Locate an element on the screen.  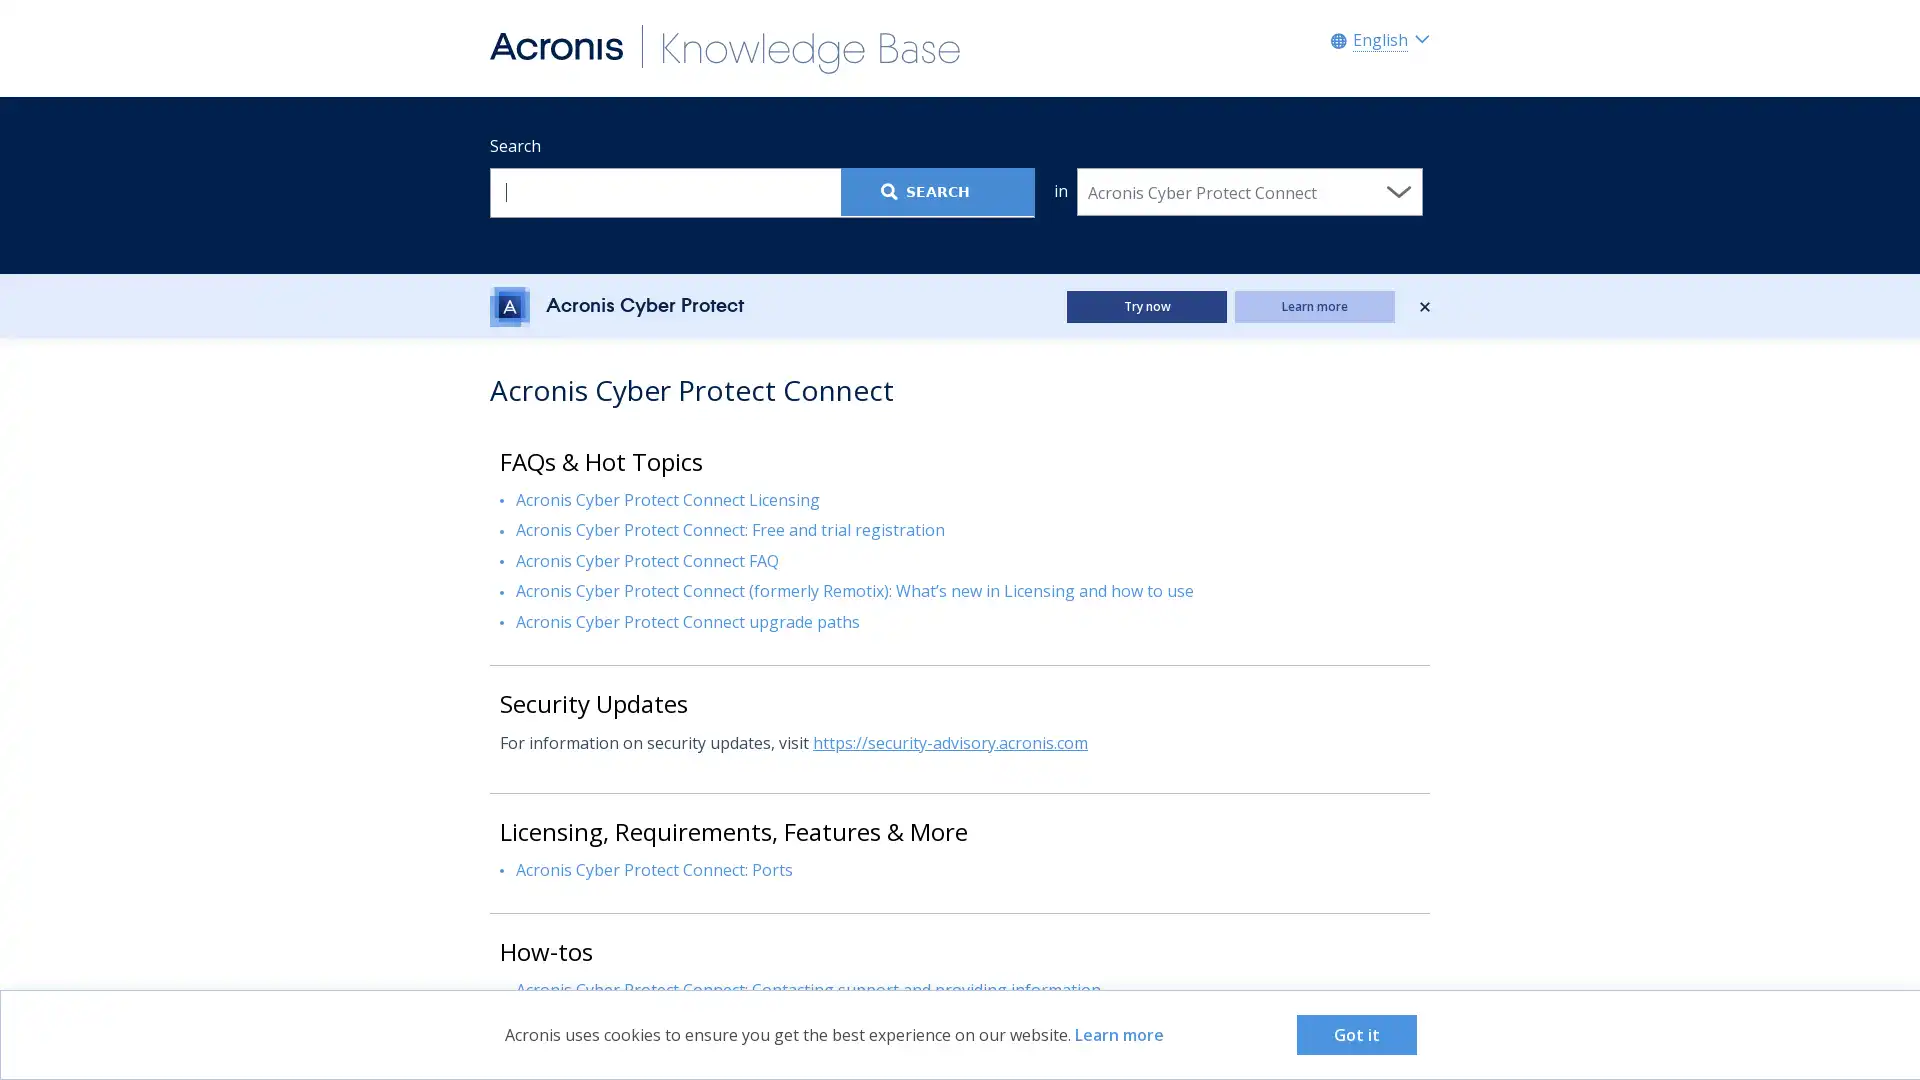
Search is located at coordinates (936, 192).